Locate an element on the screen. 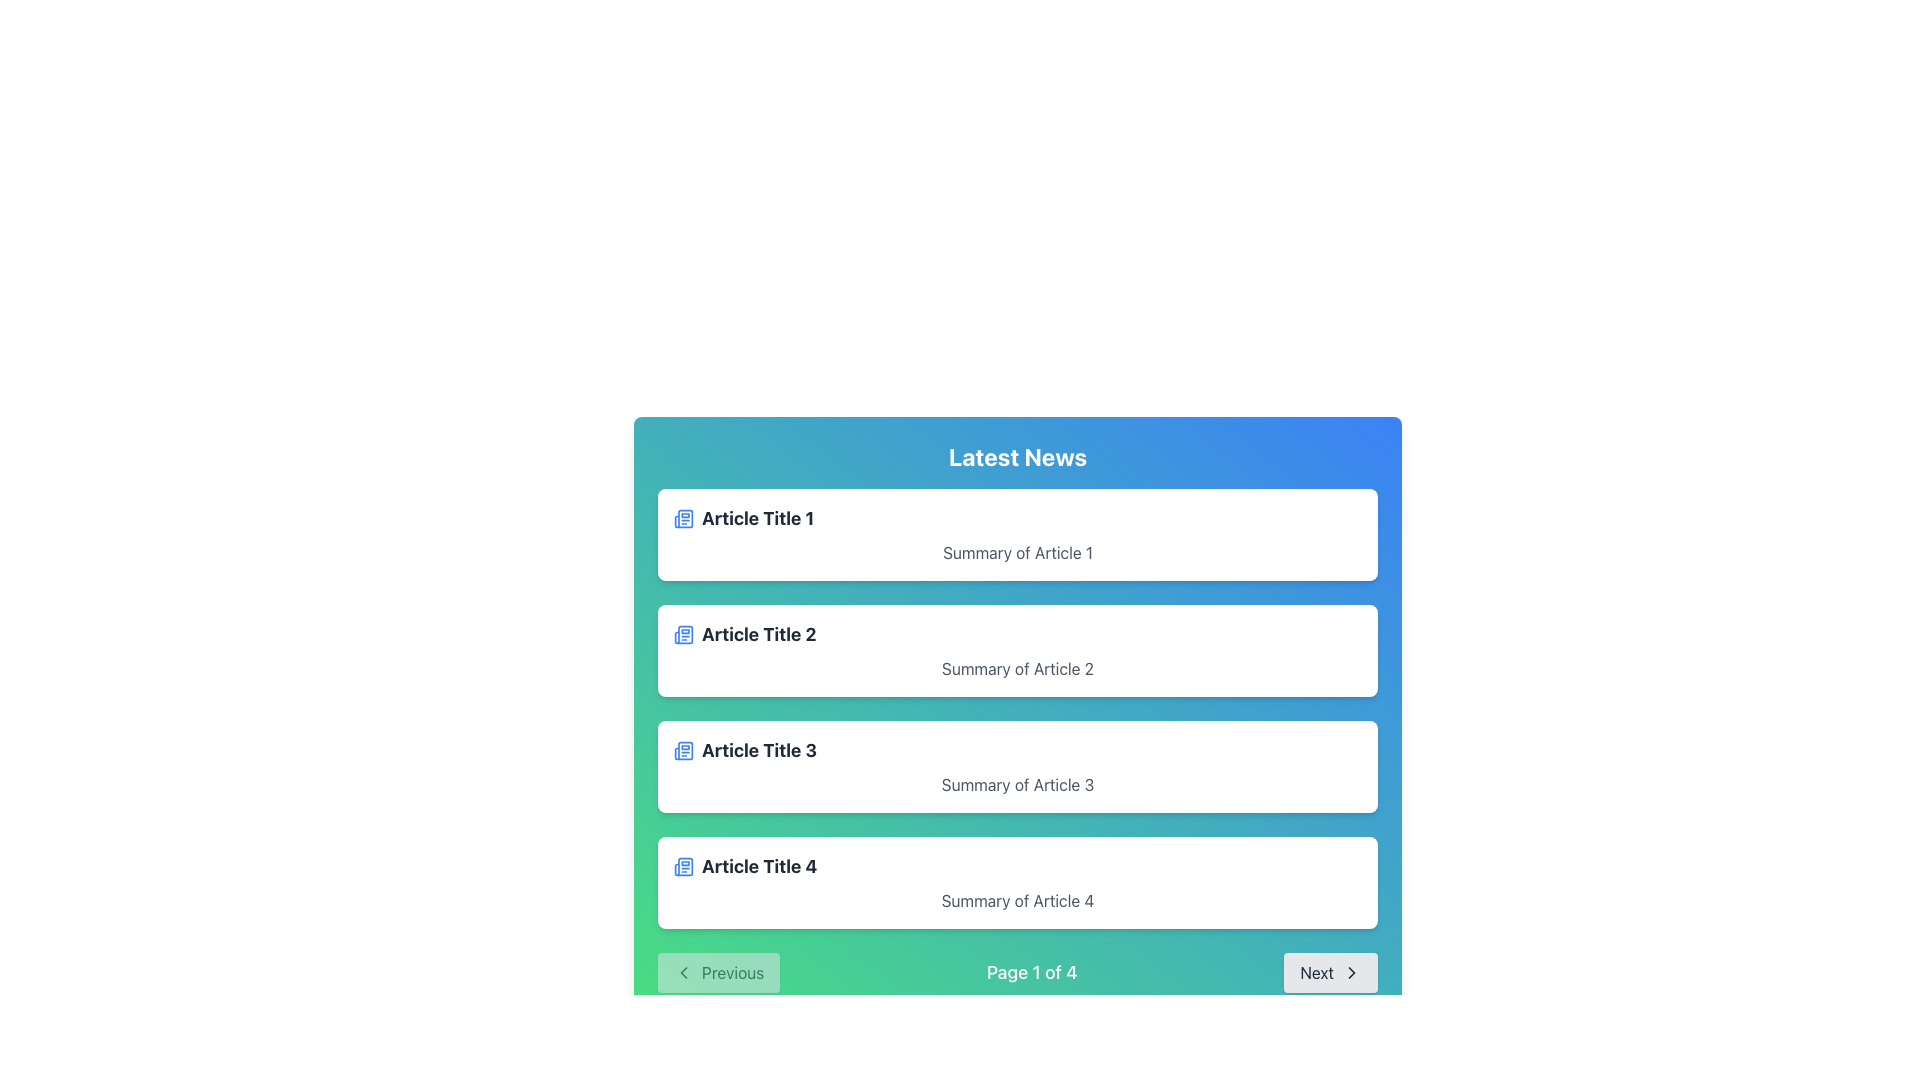  the blue newspaper icon located to the left of the text 'Article Title 1' in the first row of the news entry list is located at coordinates (684, 518).